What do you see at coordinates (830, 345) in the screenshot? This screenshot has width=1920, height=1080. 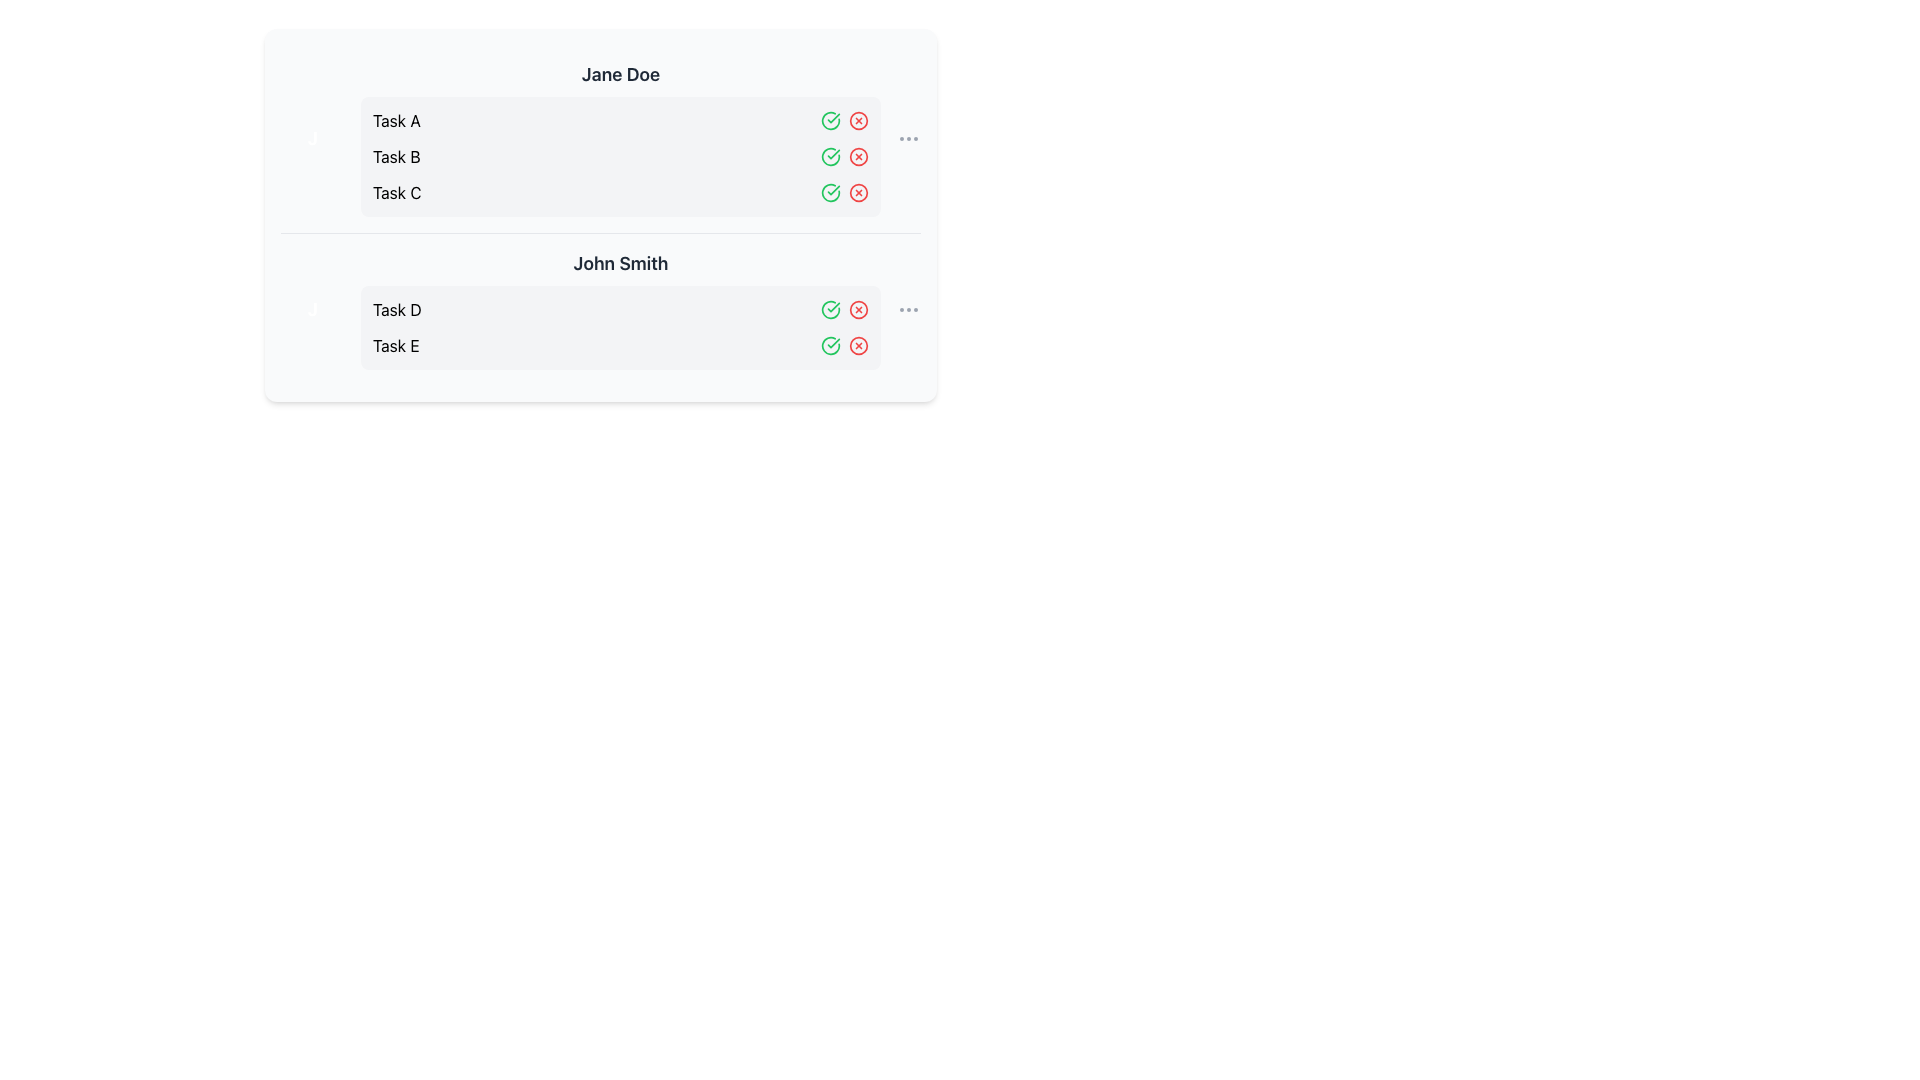 I see `the visual feedback of the confirmation icon for 'Task E' located to the right of the task description under 'John Smith'` at bounding box center [830, 345].